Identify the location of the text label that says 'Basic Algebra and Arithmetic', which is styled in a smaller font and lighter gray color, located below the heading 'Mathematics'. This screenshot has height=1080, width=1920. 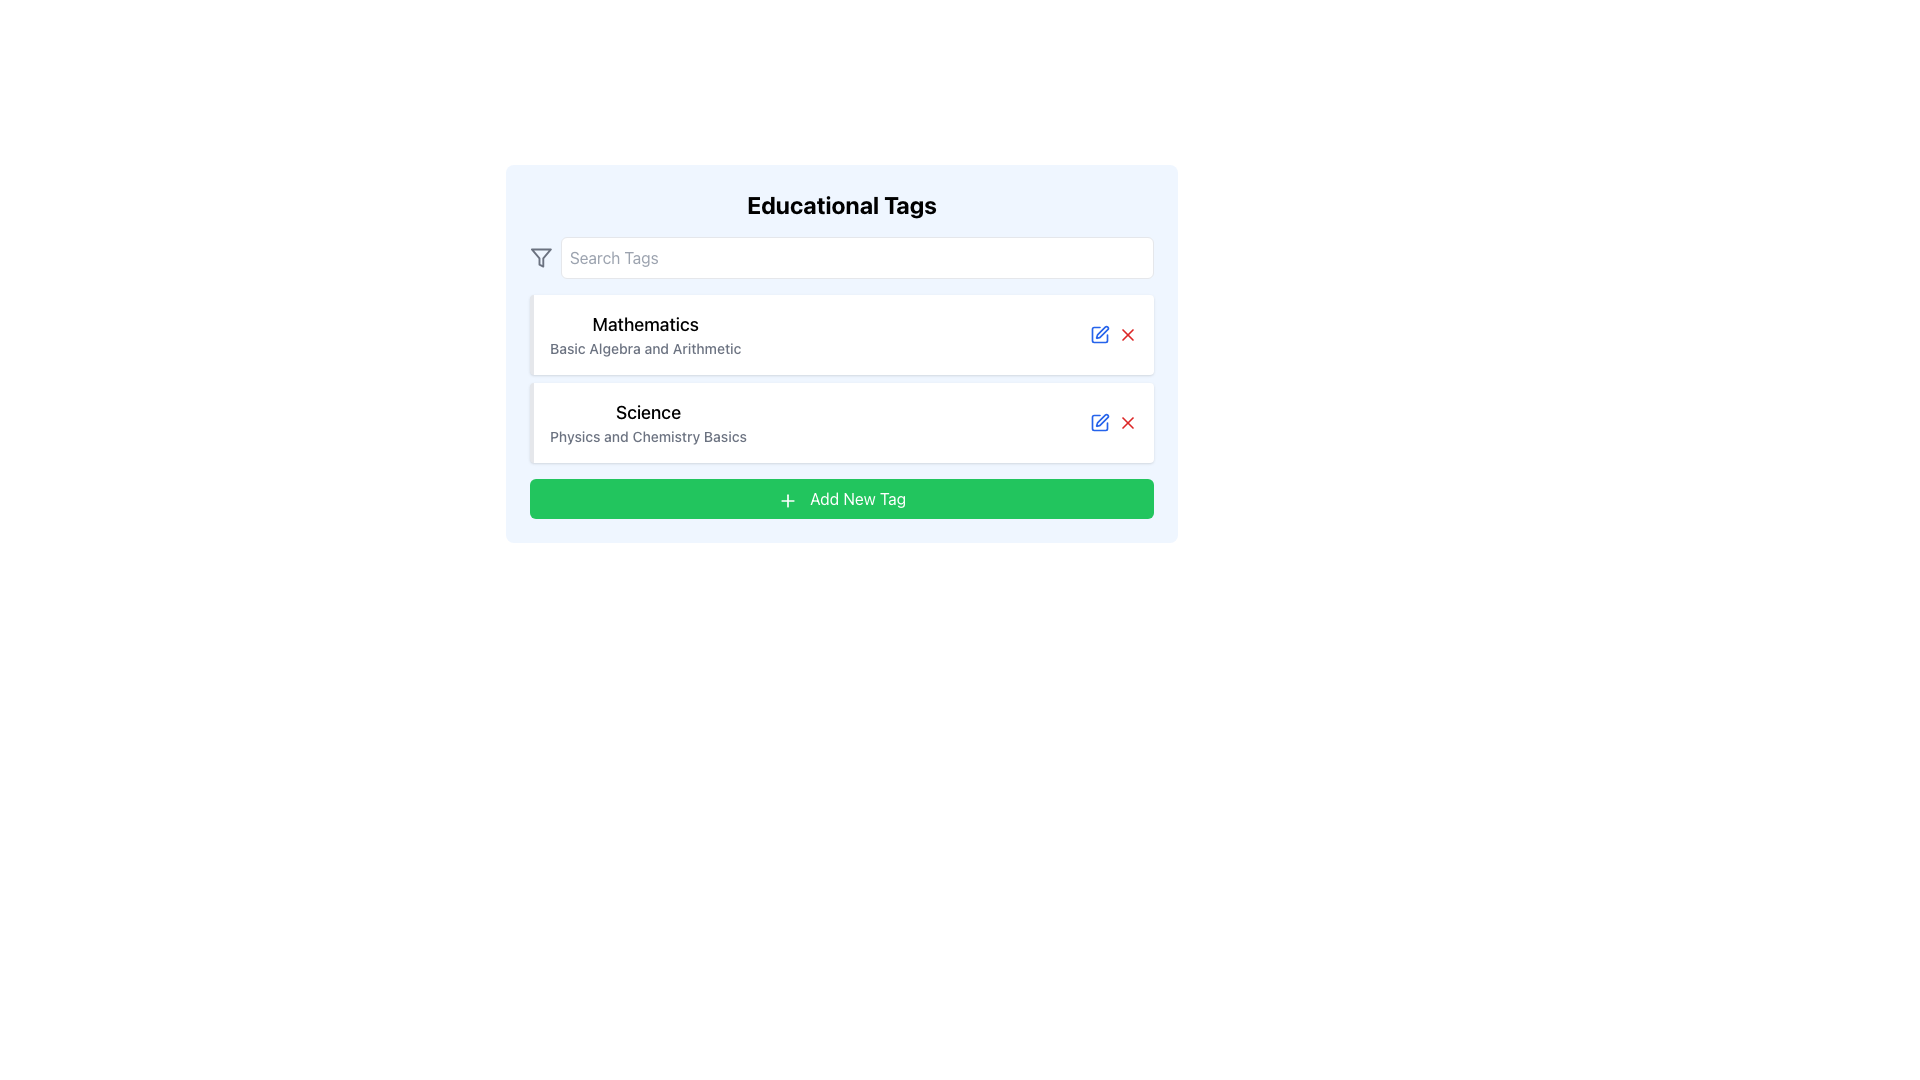
(645, 347).